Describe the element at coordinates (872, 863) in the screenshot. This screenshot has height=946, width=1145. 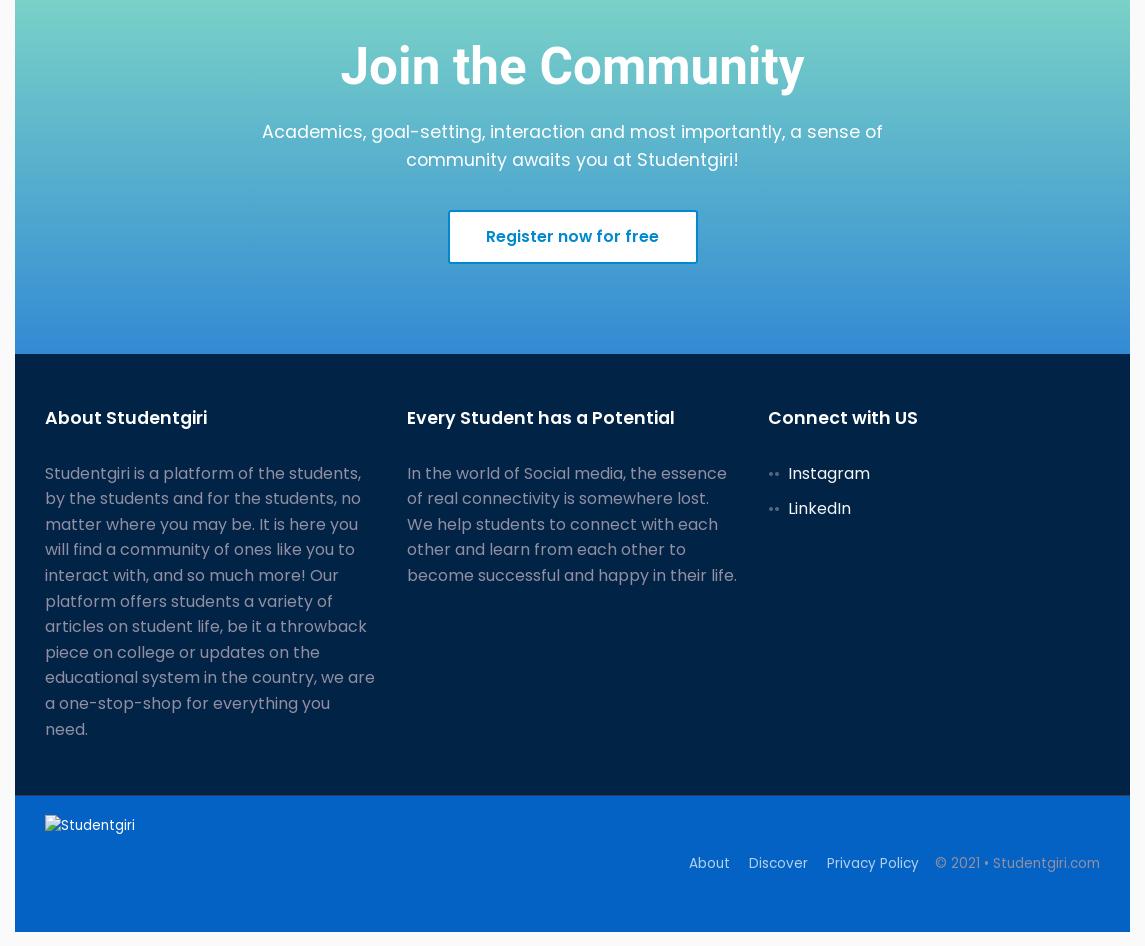
I see `'Privacy Policy'` at that location.